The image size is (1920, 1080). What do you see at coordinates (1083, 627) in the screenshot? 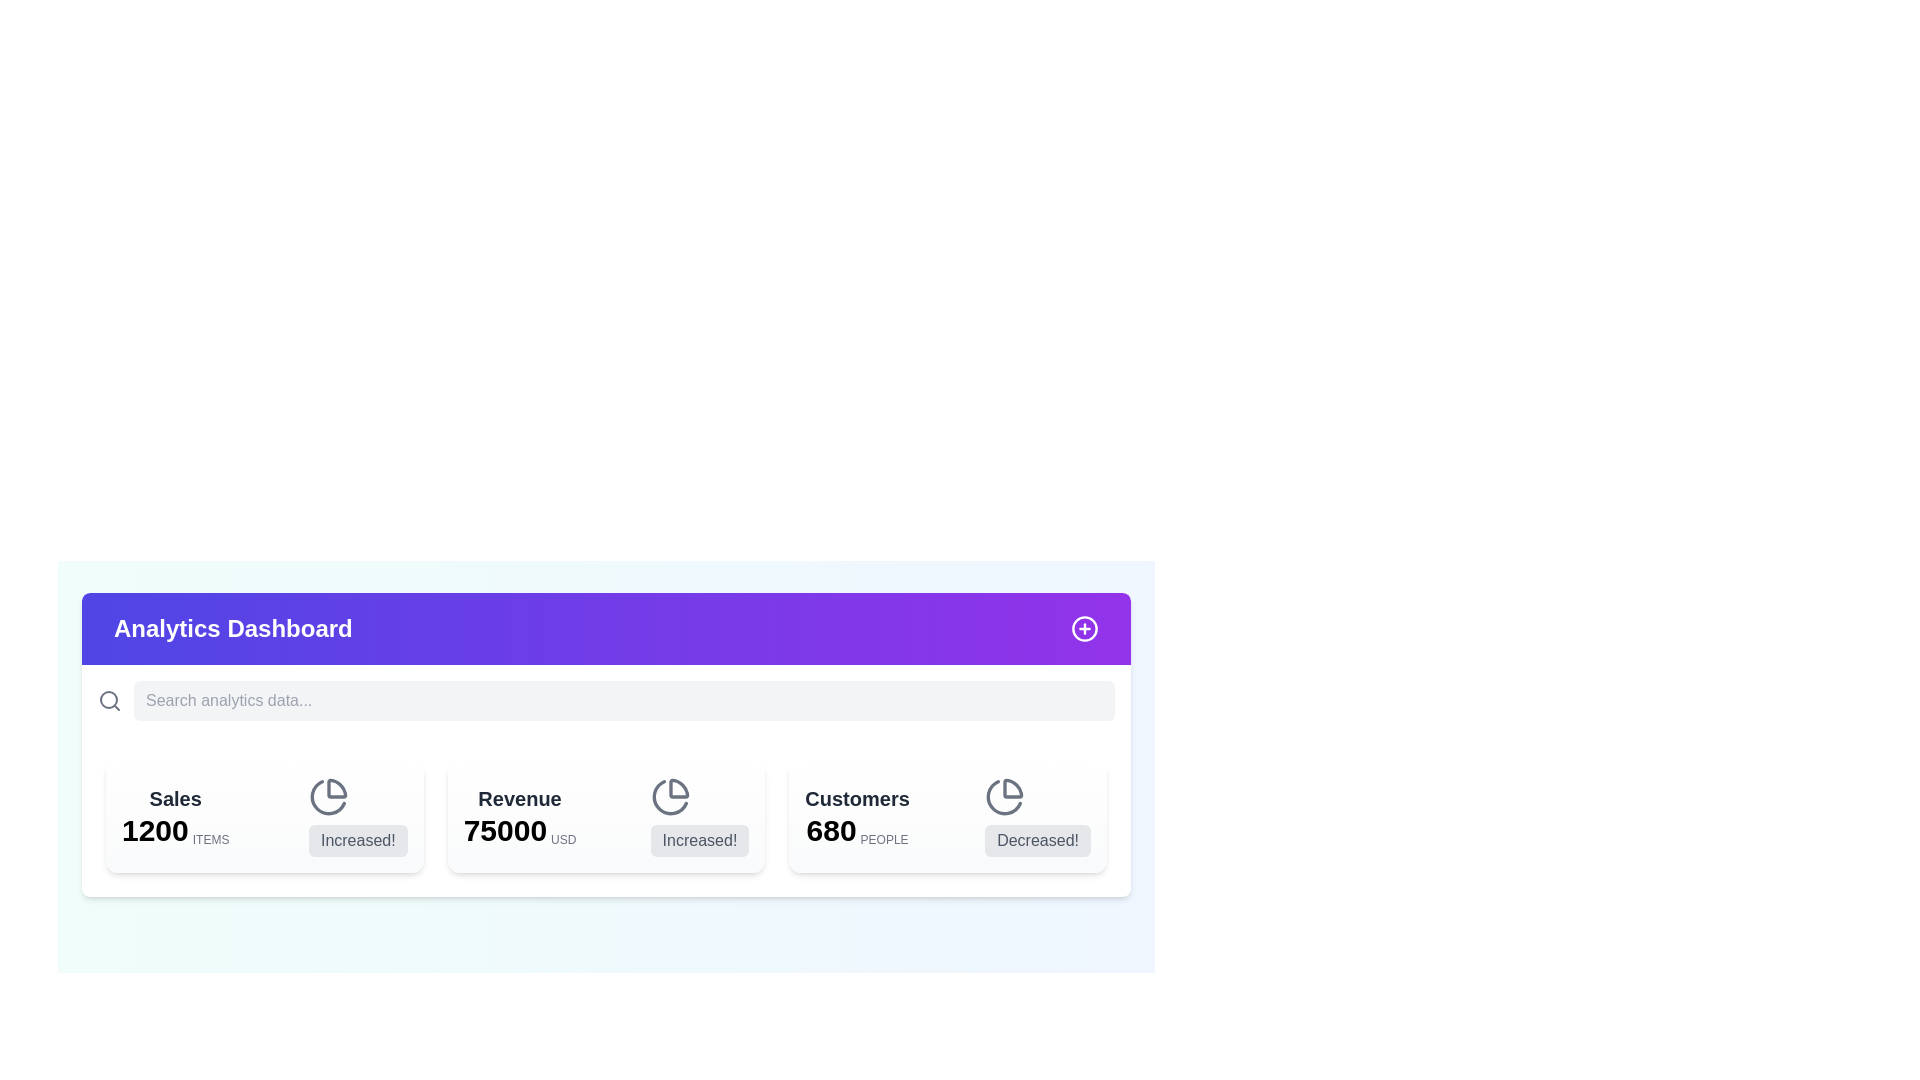
I see `the circular icon button with a plus sign (+) located on the right side of the 'Analytics Dashboard' header` at bounding box center [1083, 627].